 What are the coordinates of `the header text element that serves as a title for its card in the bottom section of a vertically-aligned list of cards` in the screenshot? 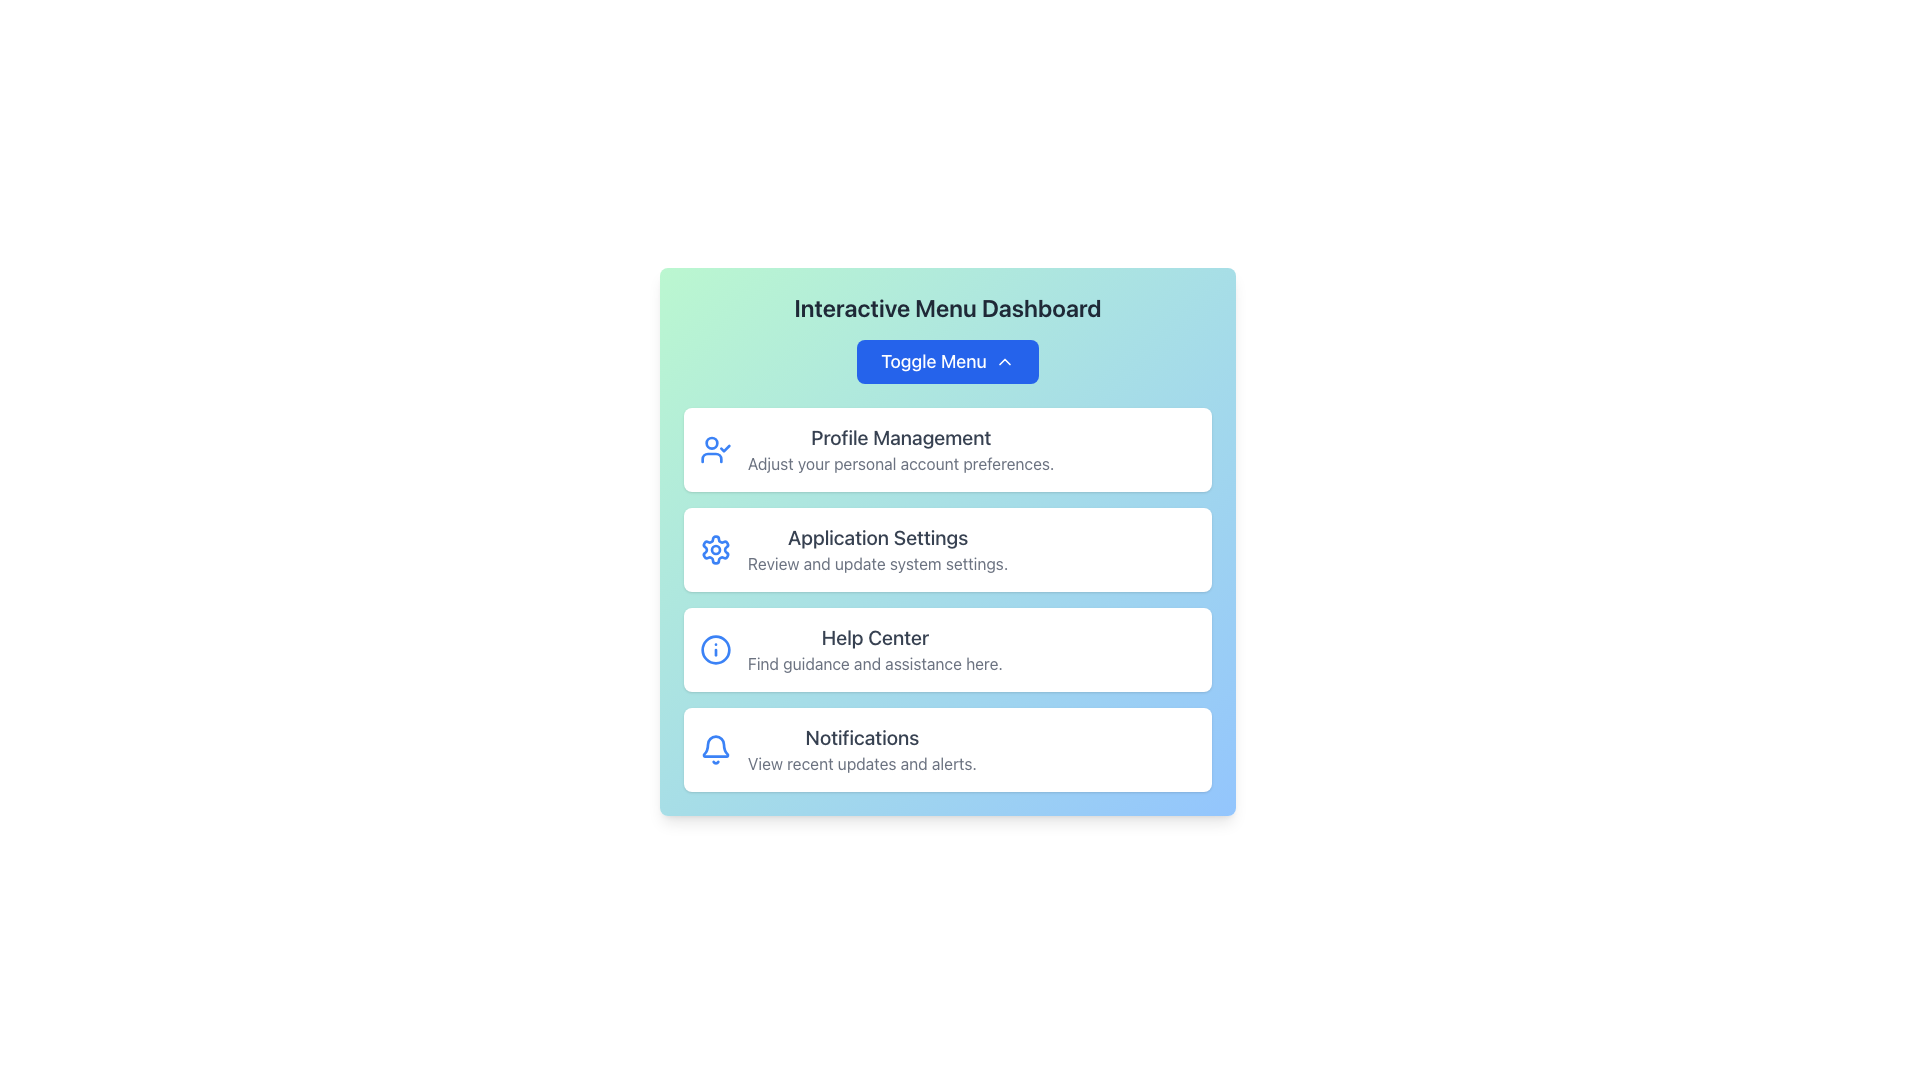 It's located at (862, 737).